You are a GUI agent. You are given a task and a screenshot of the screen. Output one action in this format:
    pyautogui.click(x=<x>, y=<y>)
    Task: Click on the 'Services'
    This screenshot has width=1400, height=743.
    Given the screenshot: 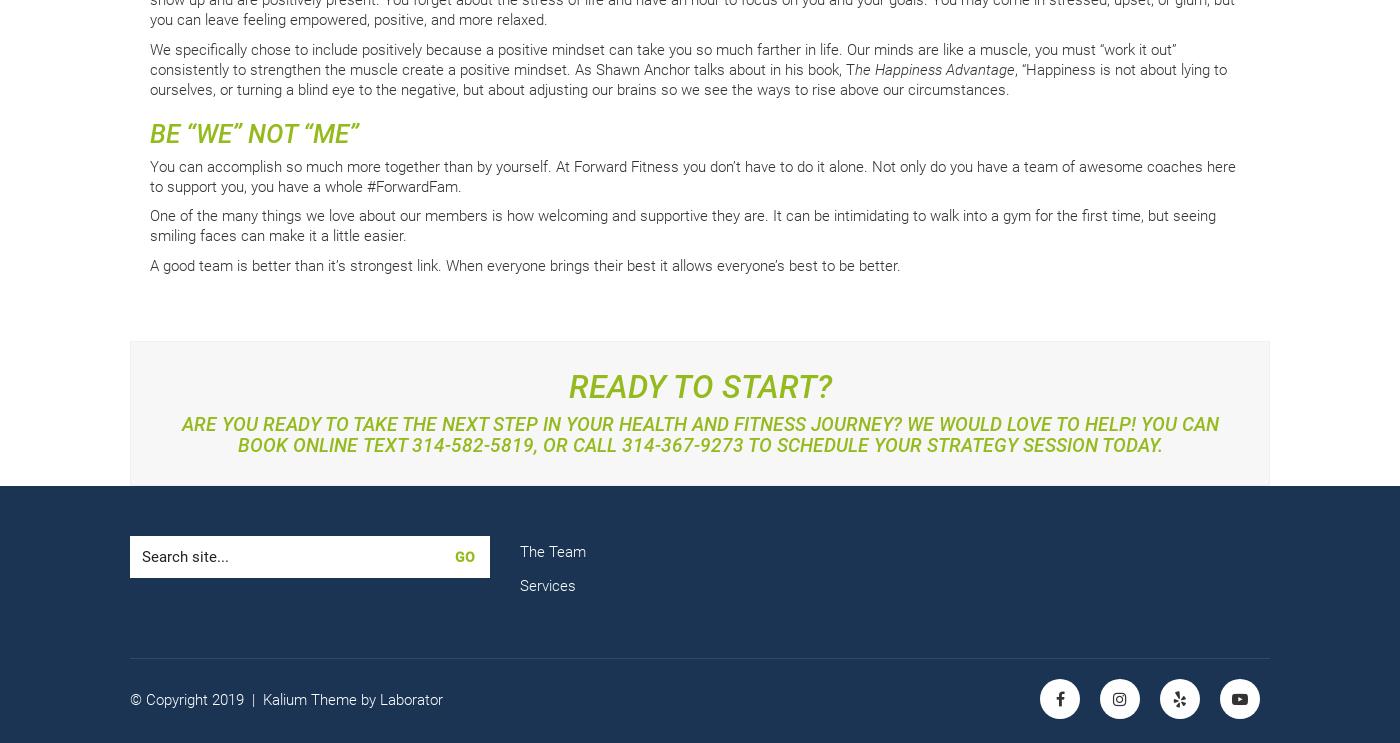 What is the action you would take?
    pyautogui.click(x=547, y=584)
    